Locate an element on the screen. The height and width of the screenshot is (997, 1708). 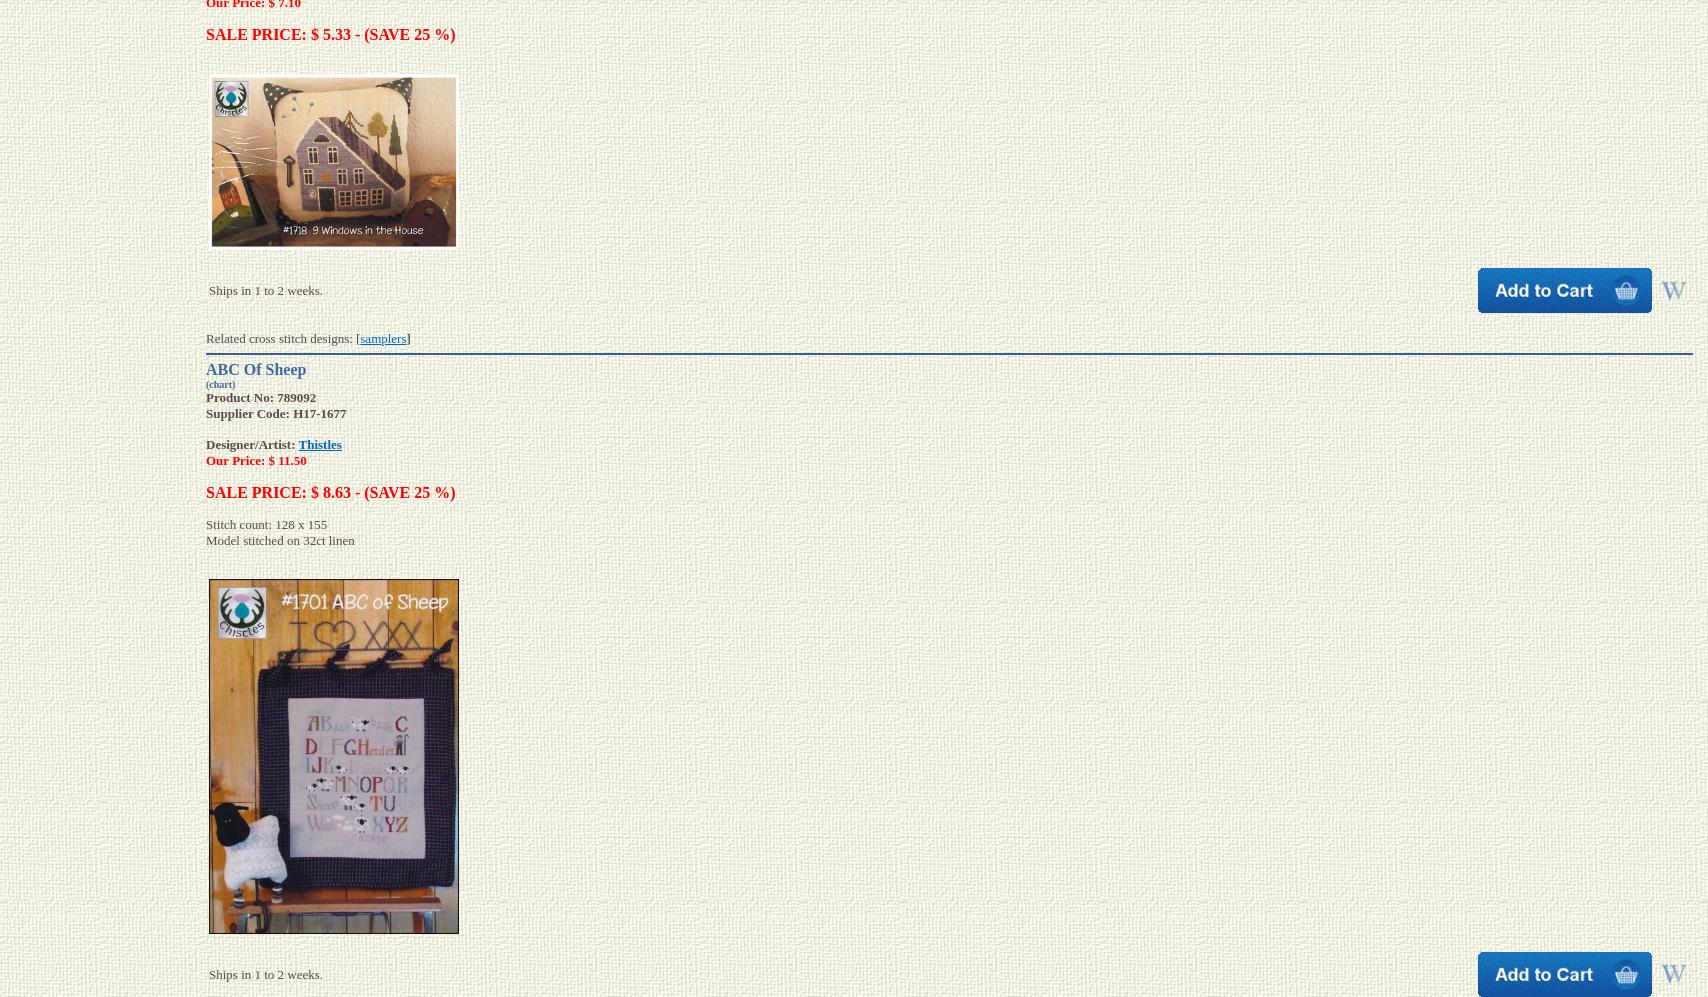
']' is located at coordinates (408, 337).